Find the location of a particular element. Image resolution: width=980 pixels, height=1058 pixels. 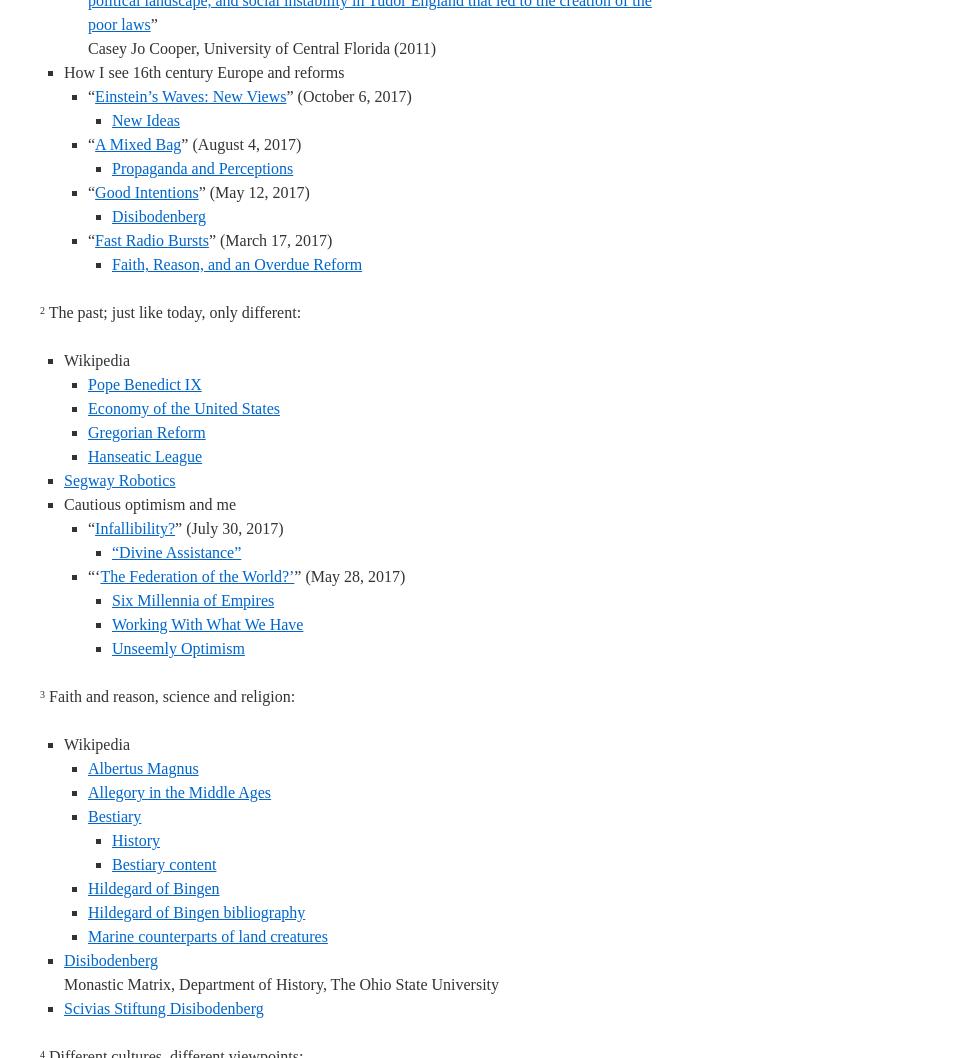

'Albertus Magnus' is located at coordinates (142, 768).